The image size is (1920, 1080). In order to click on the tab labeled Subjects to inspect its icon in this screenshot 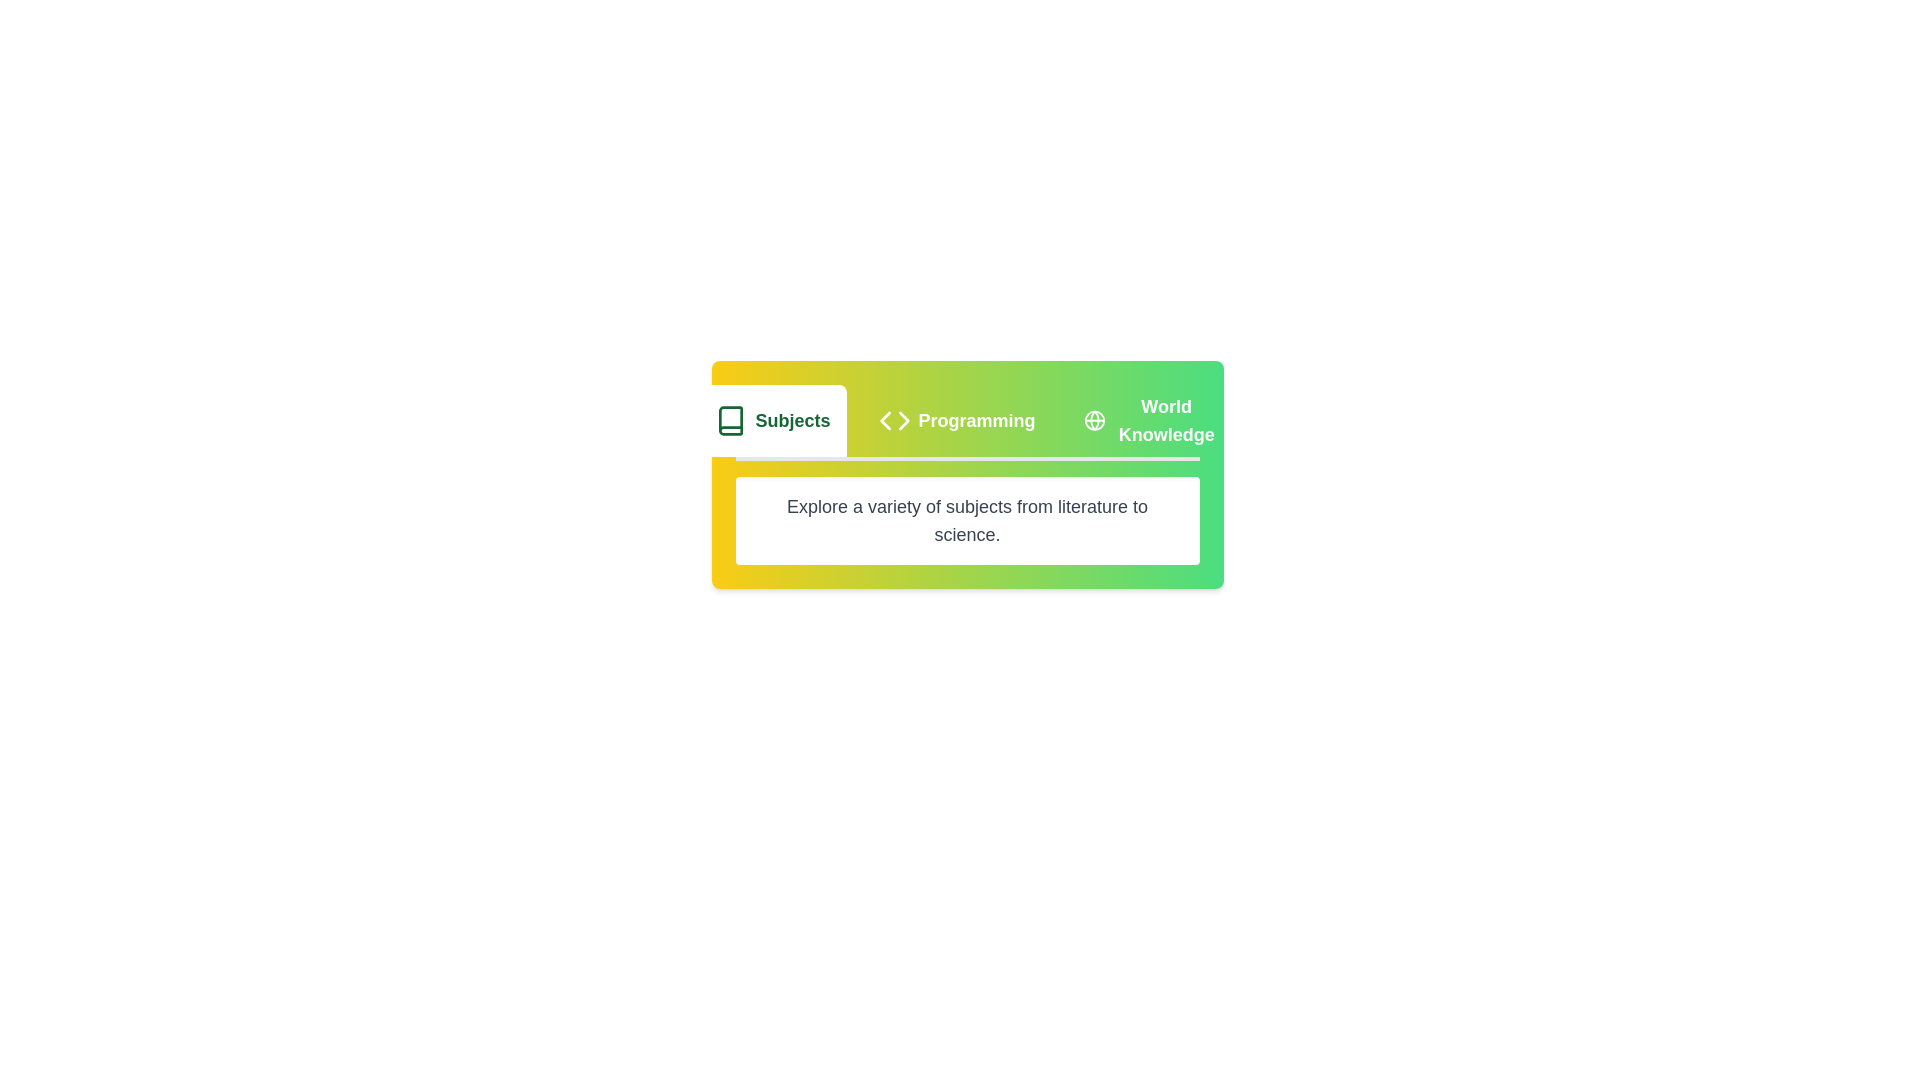, I will do `click(771, 419)`.